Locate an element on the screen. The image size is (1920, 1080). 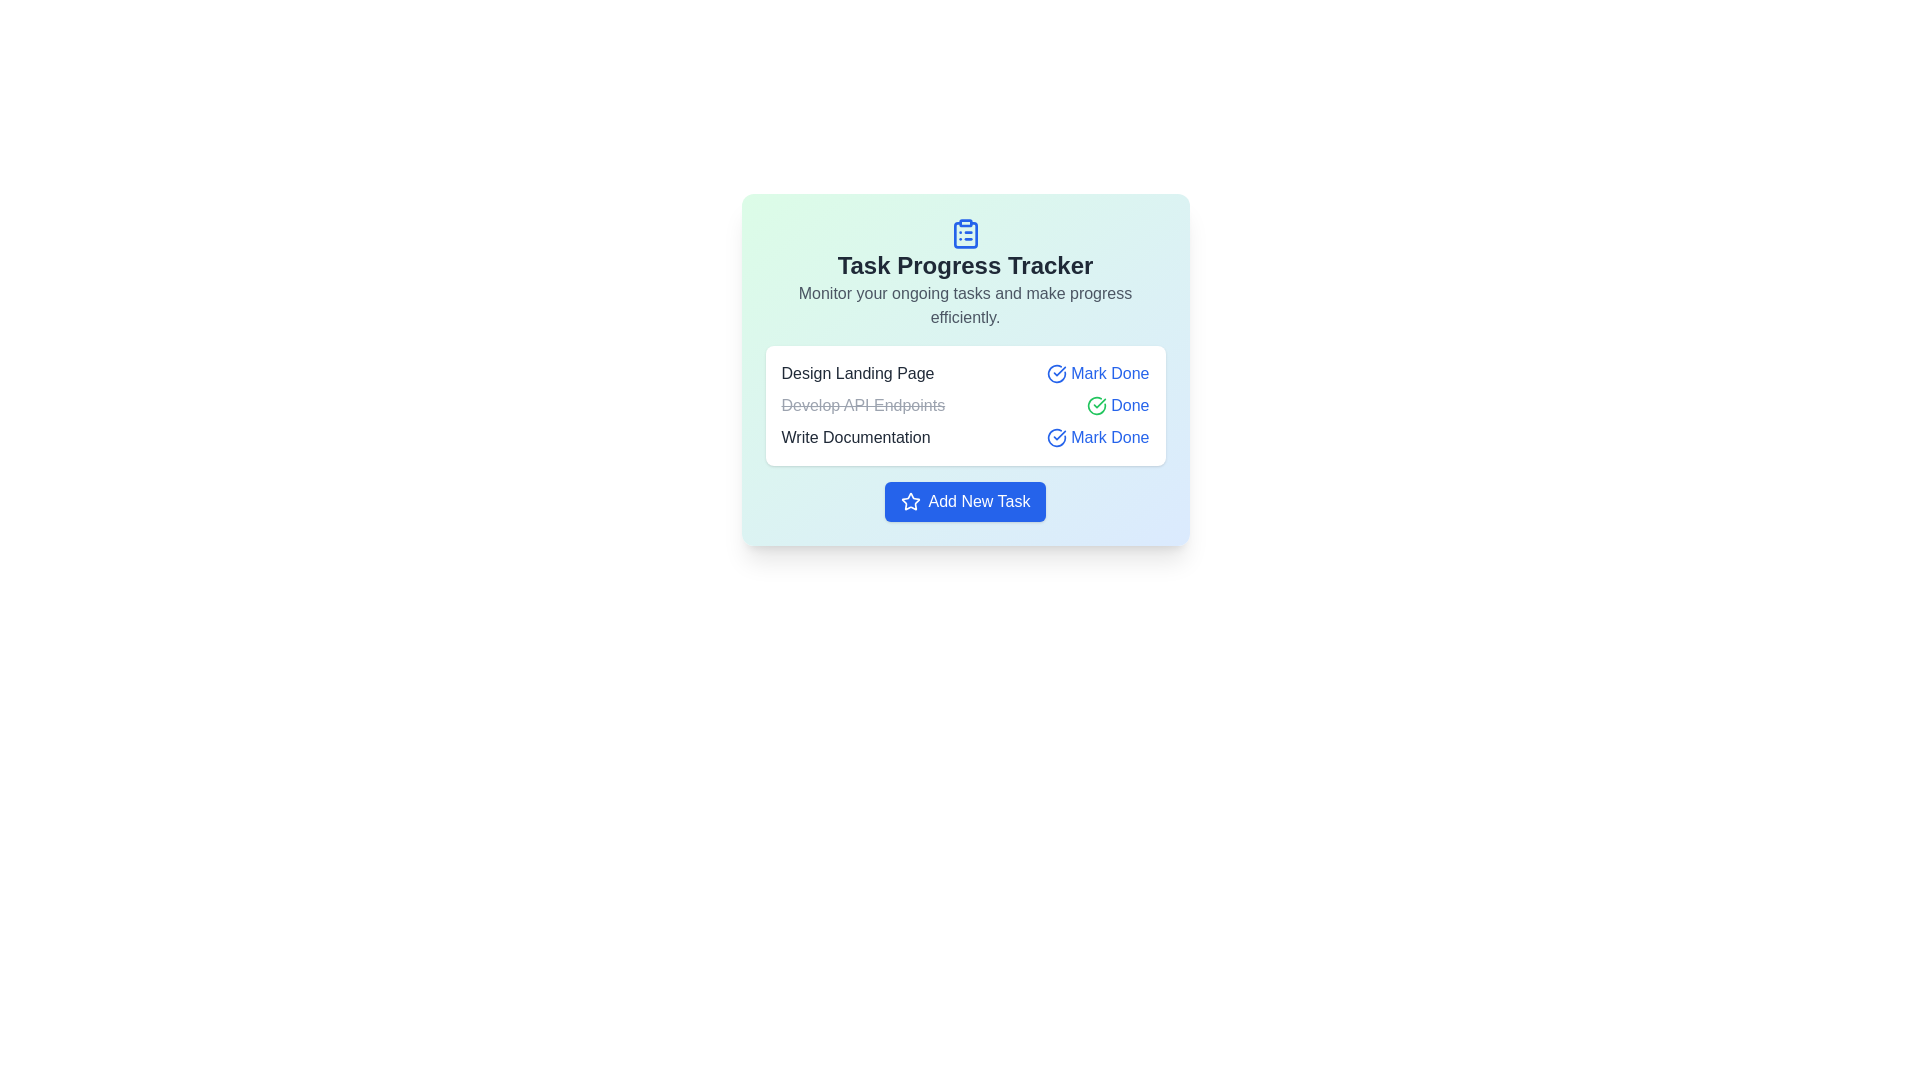
the 'Mark Done' text label styled in blue located in the third row of the task list next to the checkmark icon to mark the task as done is located at coordinates (1109, 437).